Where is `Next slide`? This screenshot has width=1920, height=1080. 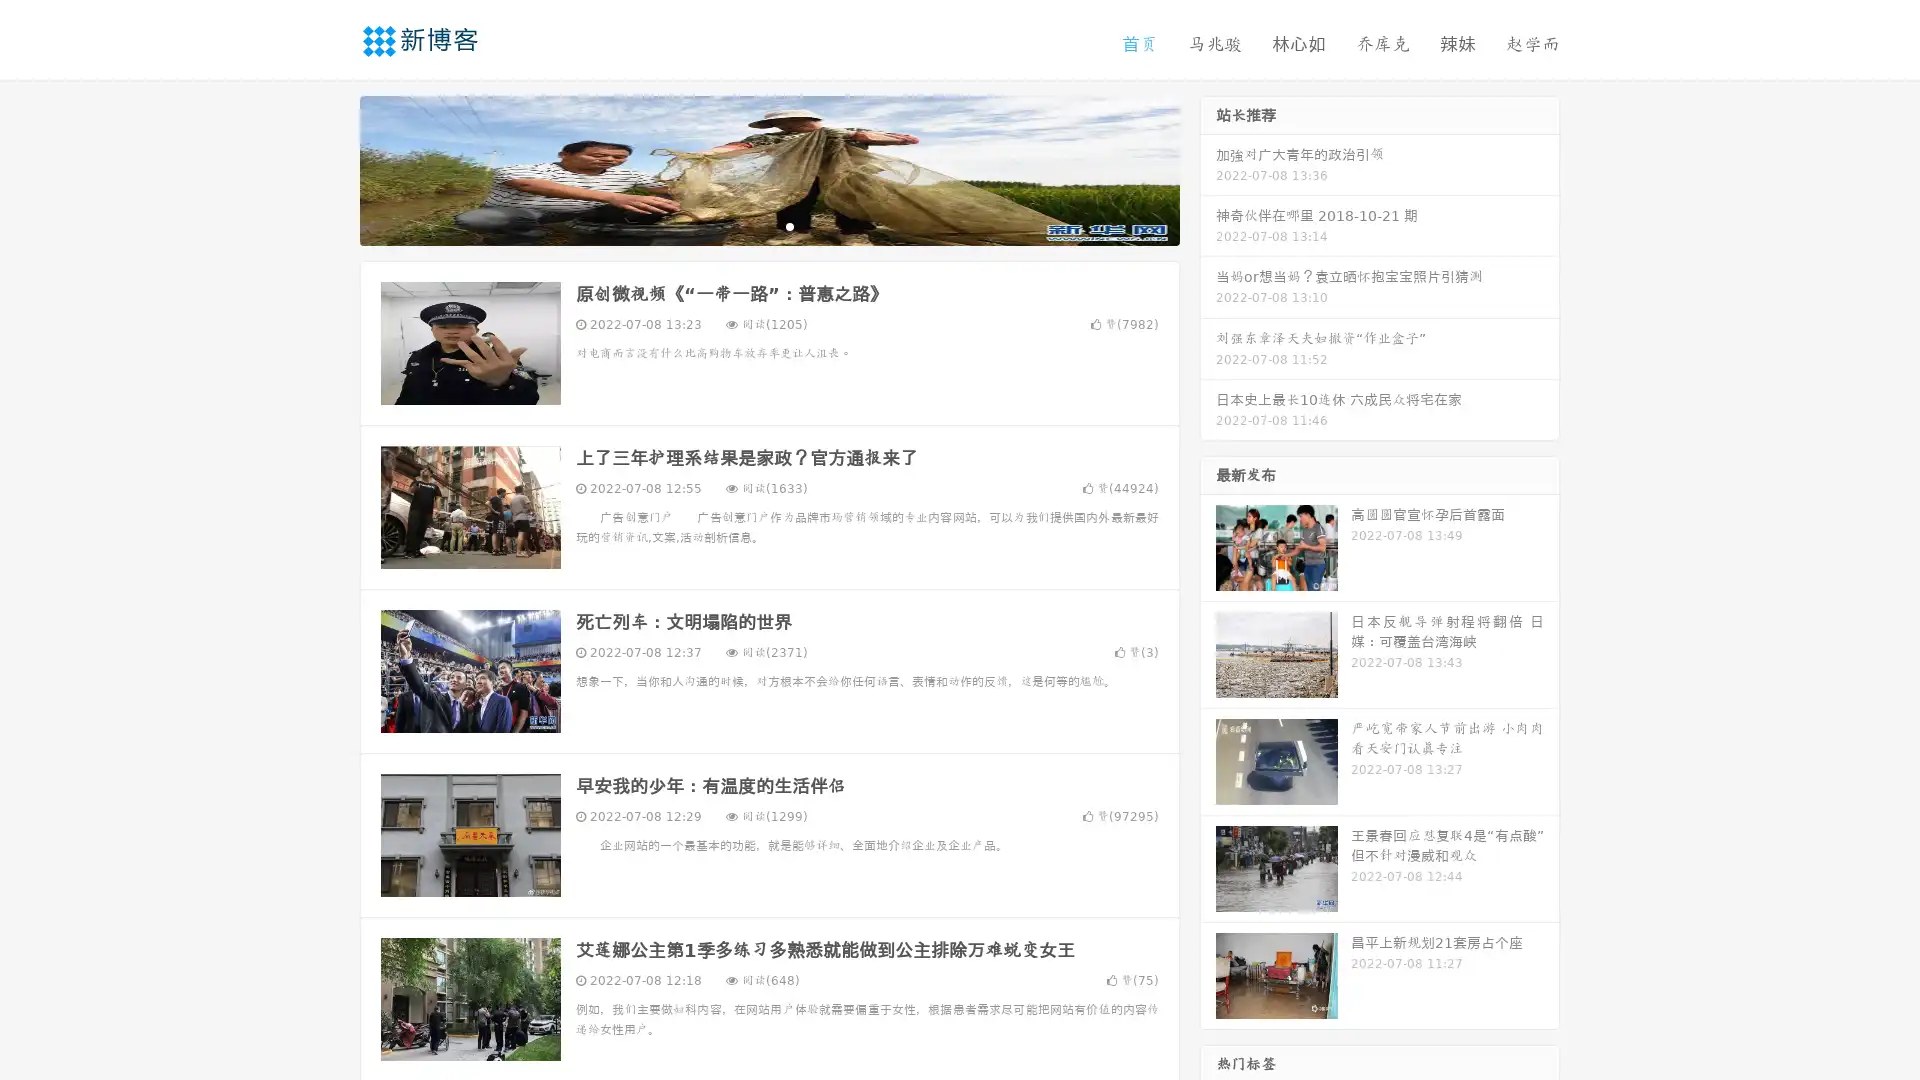 Next slide is located at coordinates (1208, 168).